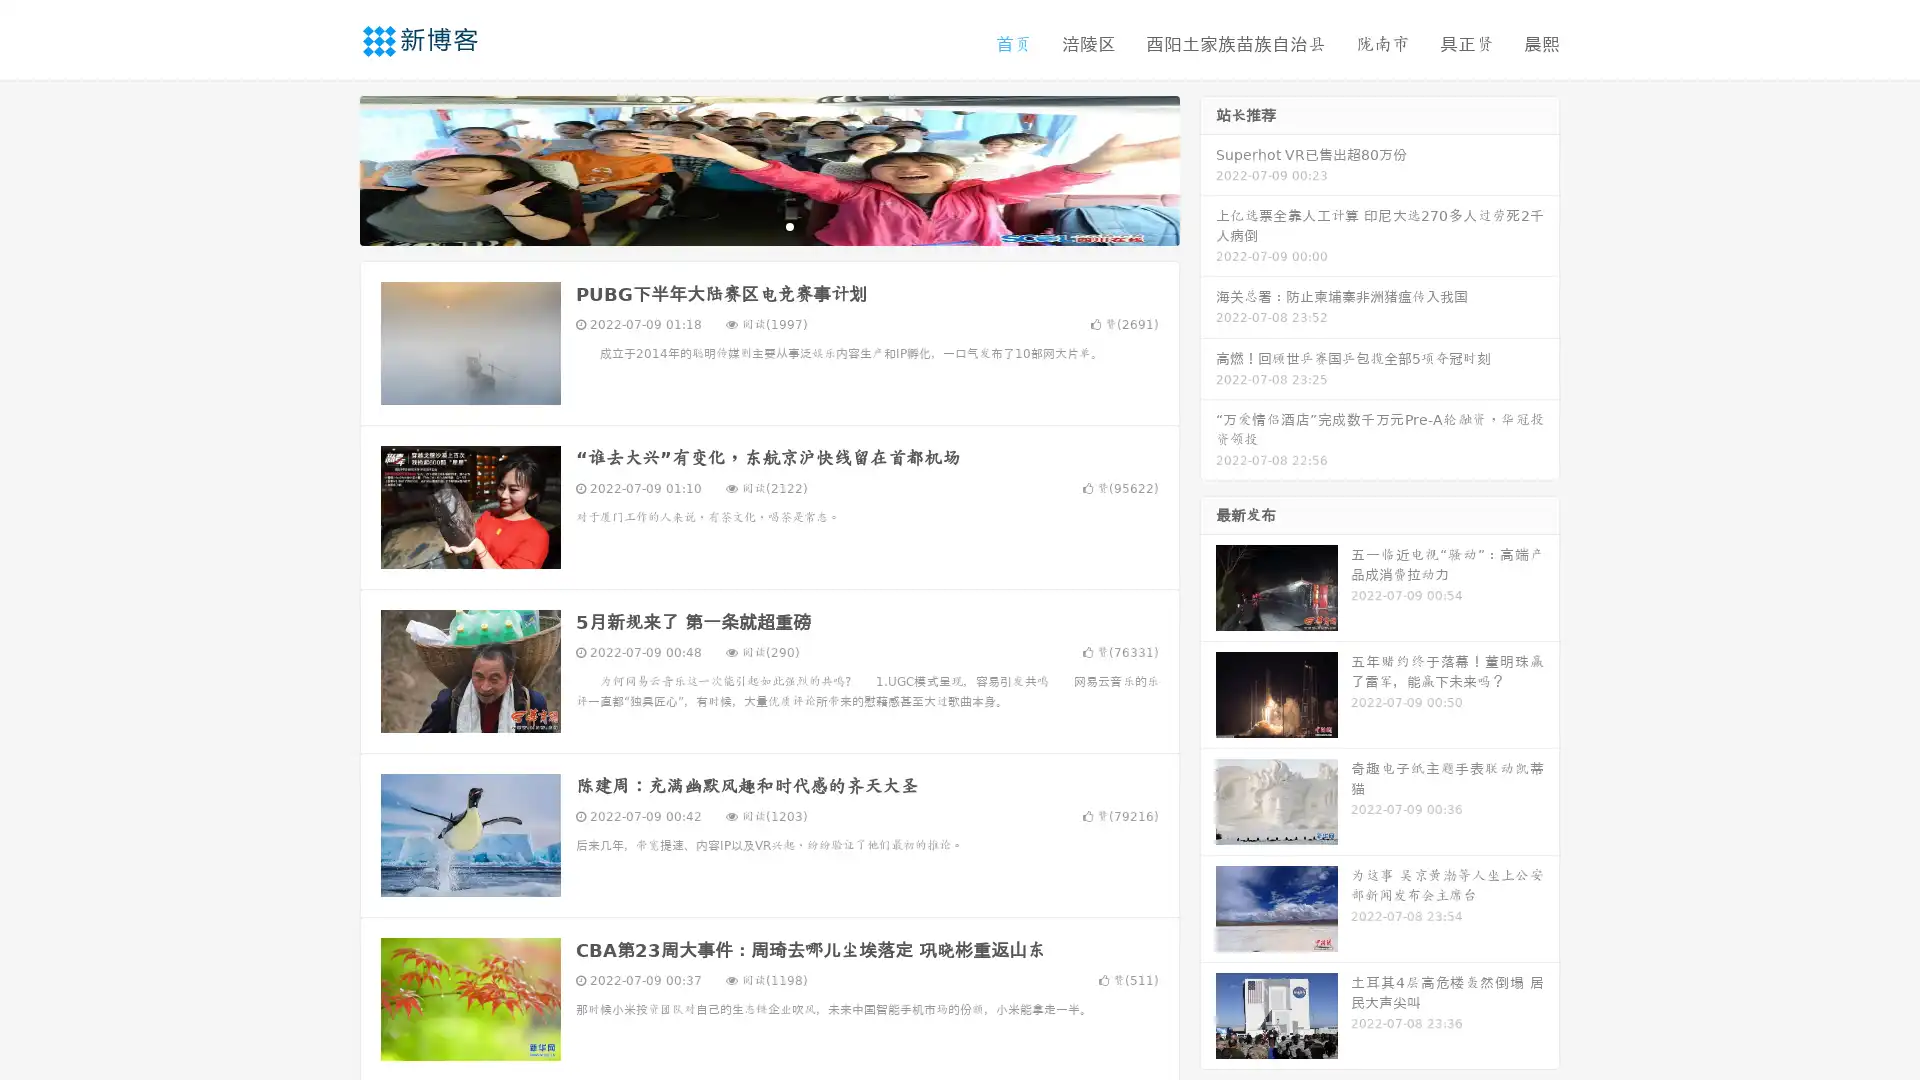  Describe the element at coordinates (768, 225) in the screenshot. I see `Go to slide 2` at that location.